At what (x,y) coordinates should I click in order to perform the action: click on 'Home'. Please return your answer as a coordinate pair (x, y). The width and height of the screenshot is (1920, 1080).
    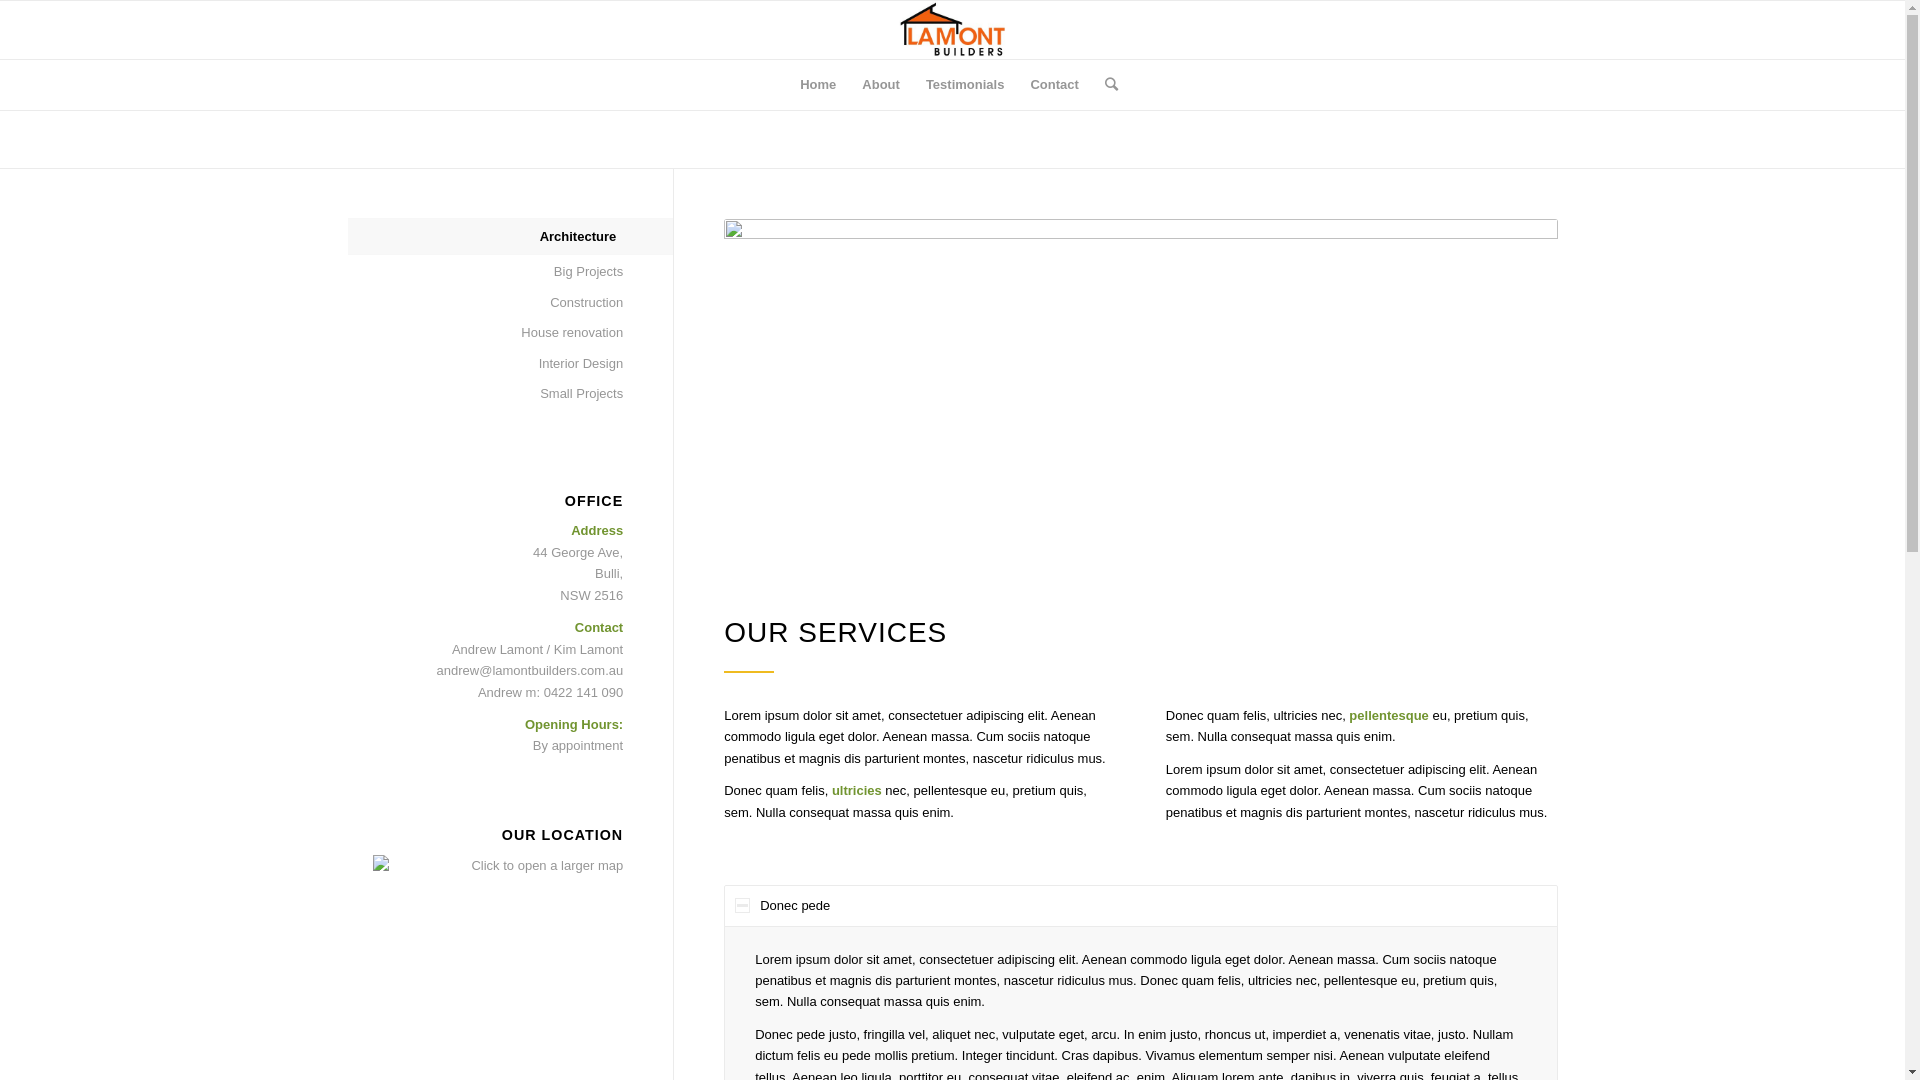
    Looking at the image, I should click on (817, 83).